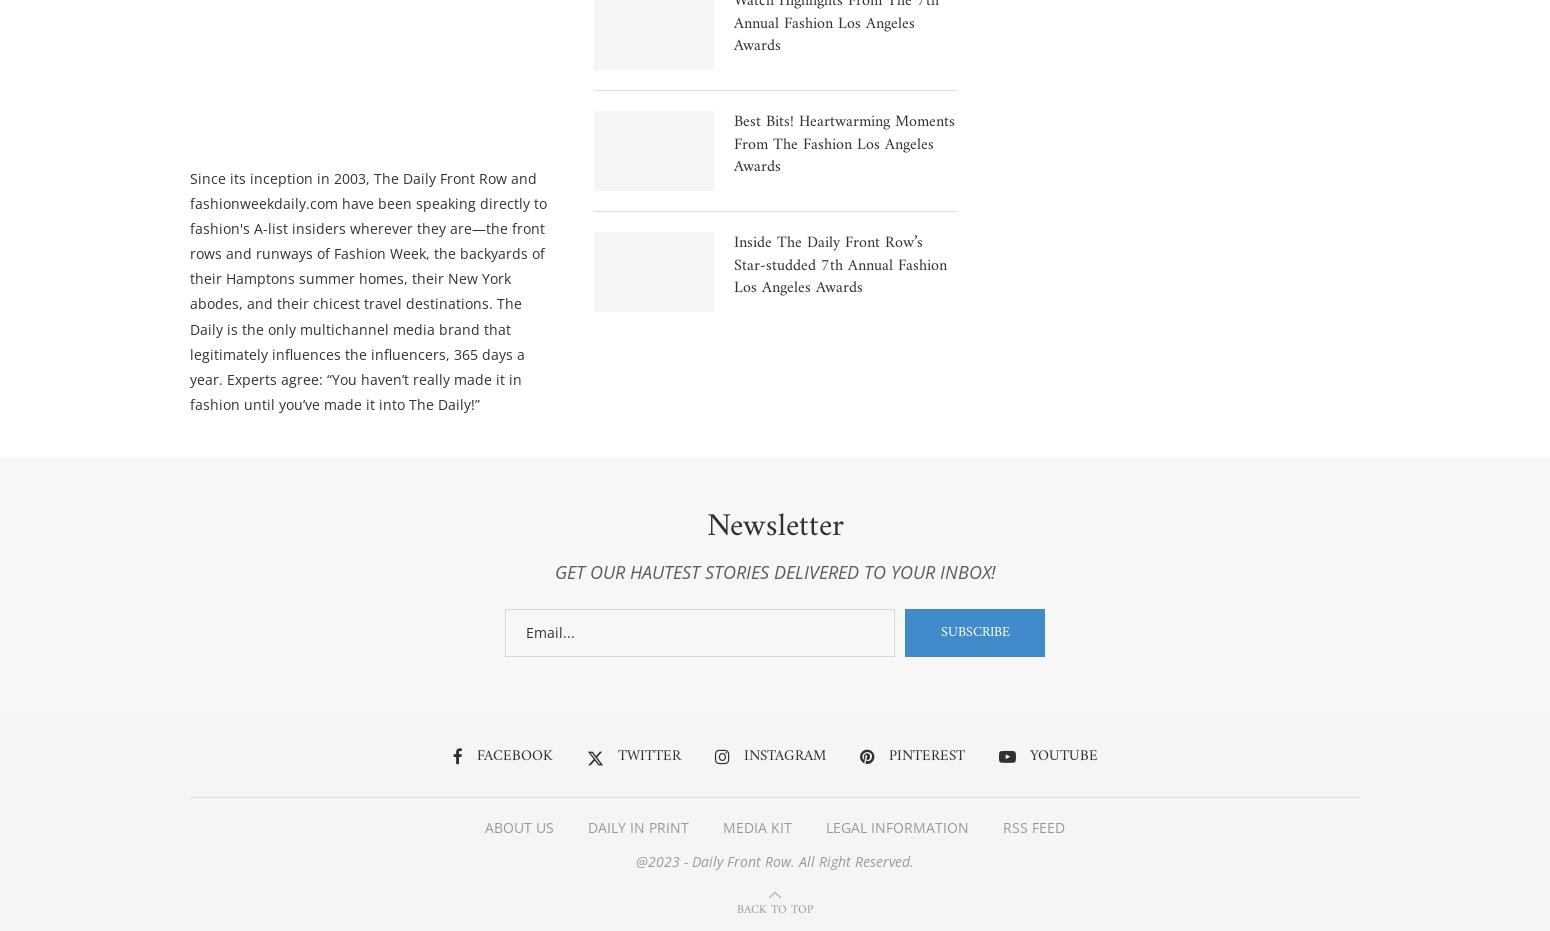  Describe the element at coordinates (775, 912) in the screenshot. I see `'Back To Top'` at that location.